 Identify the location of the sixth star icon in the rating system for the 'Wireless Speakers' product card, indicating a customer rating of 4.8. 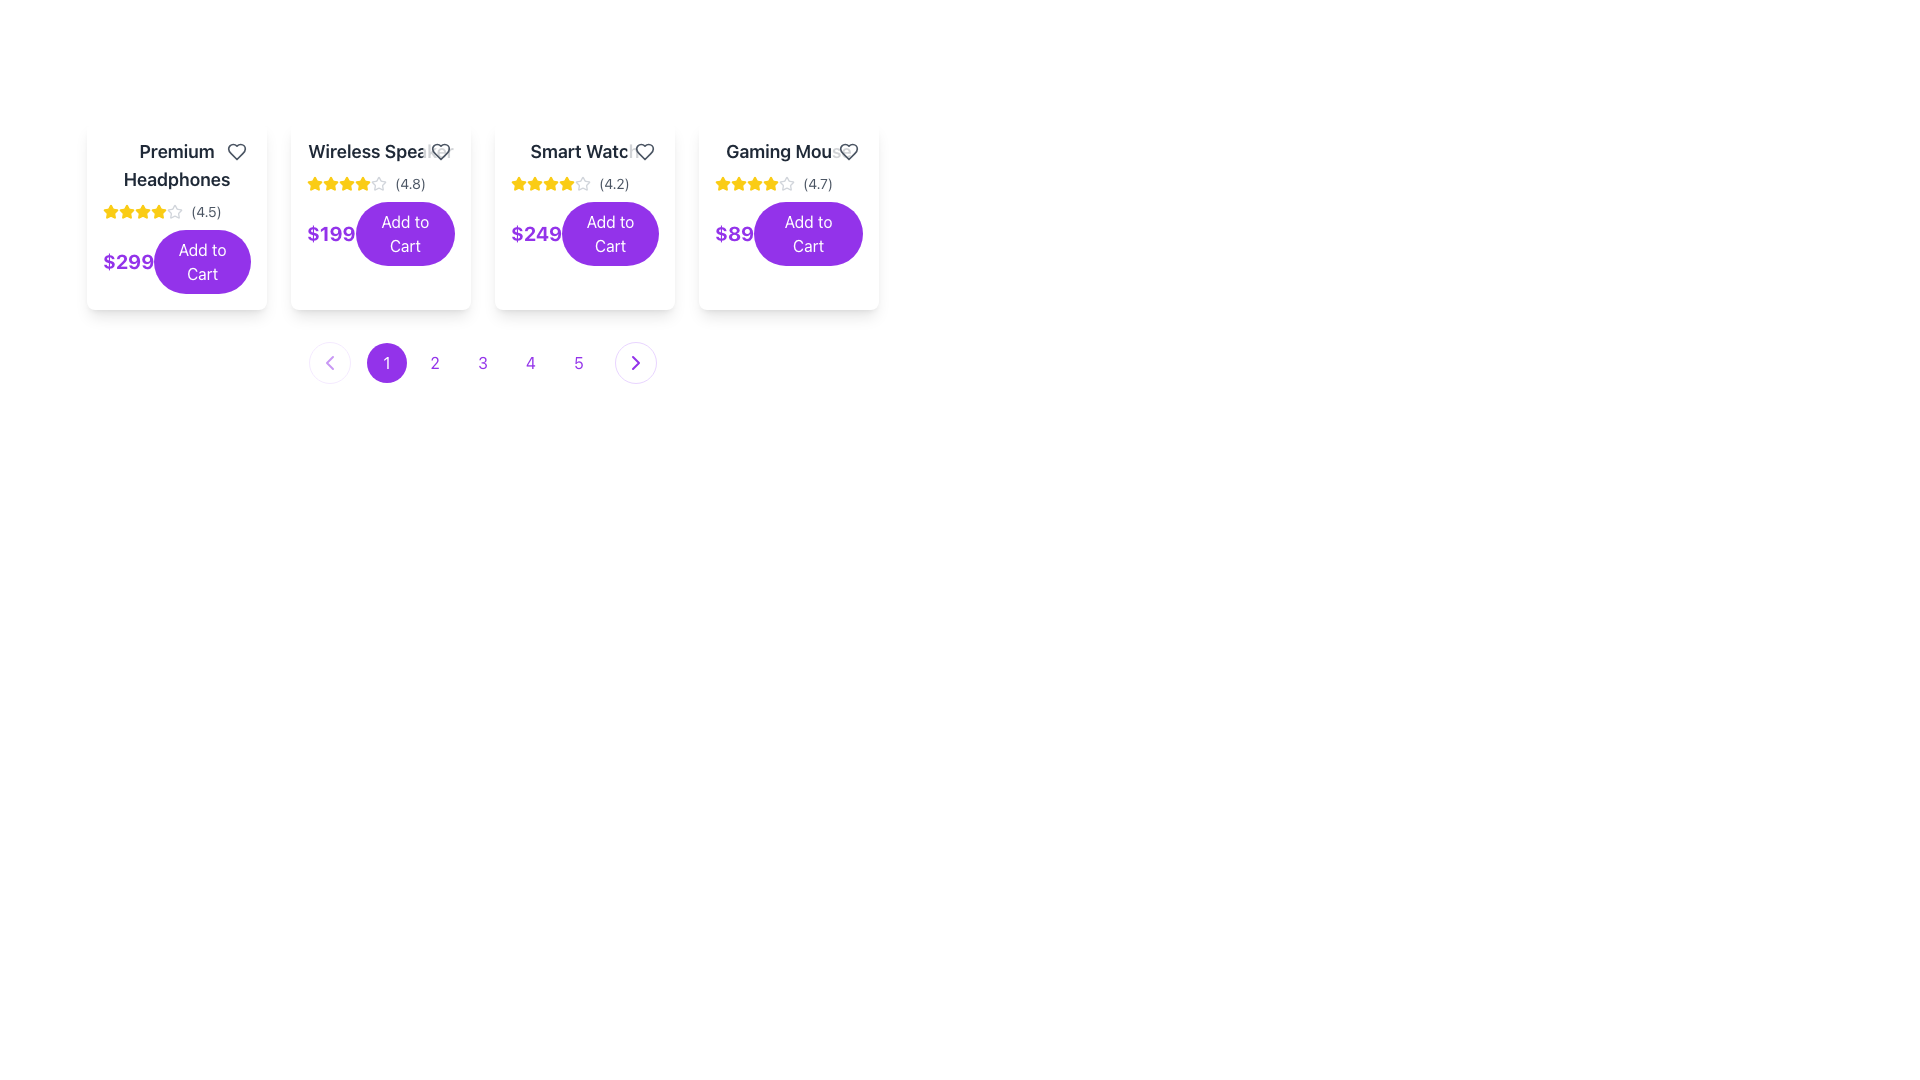
(363, 184).